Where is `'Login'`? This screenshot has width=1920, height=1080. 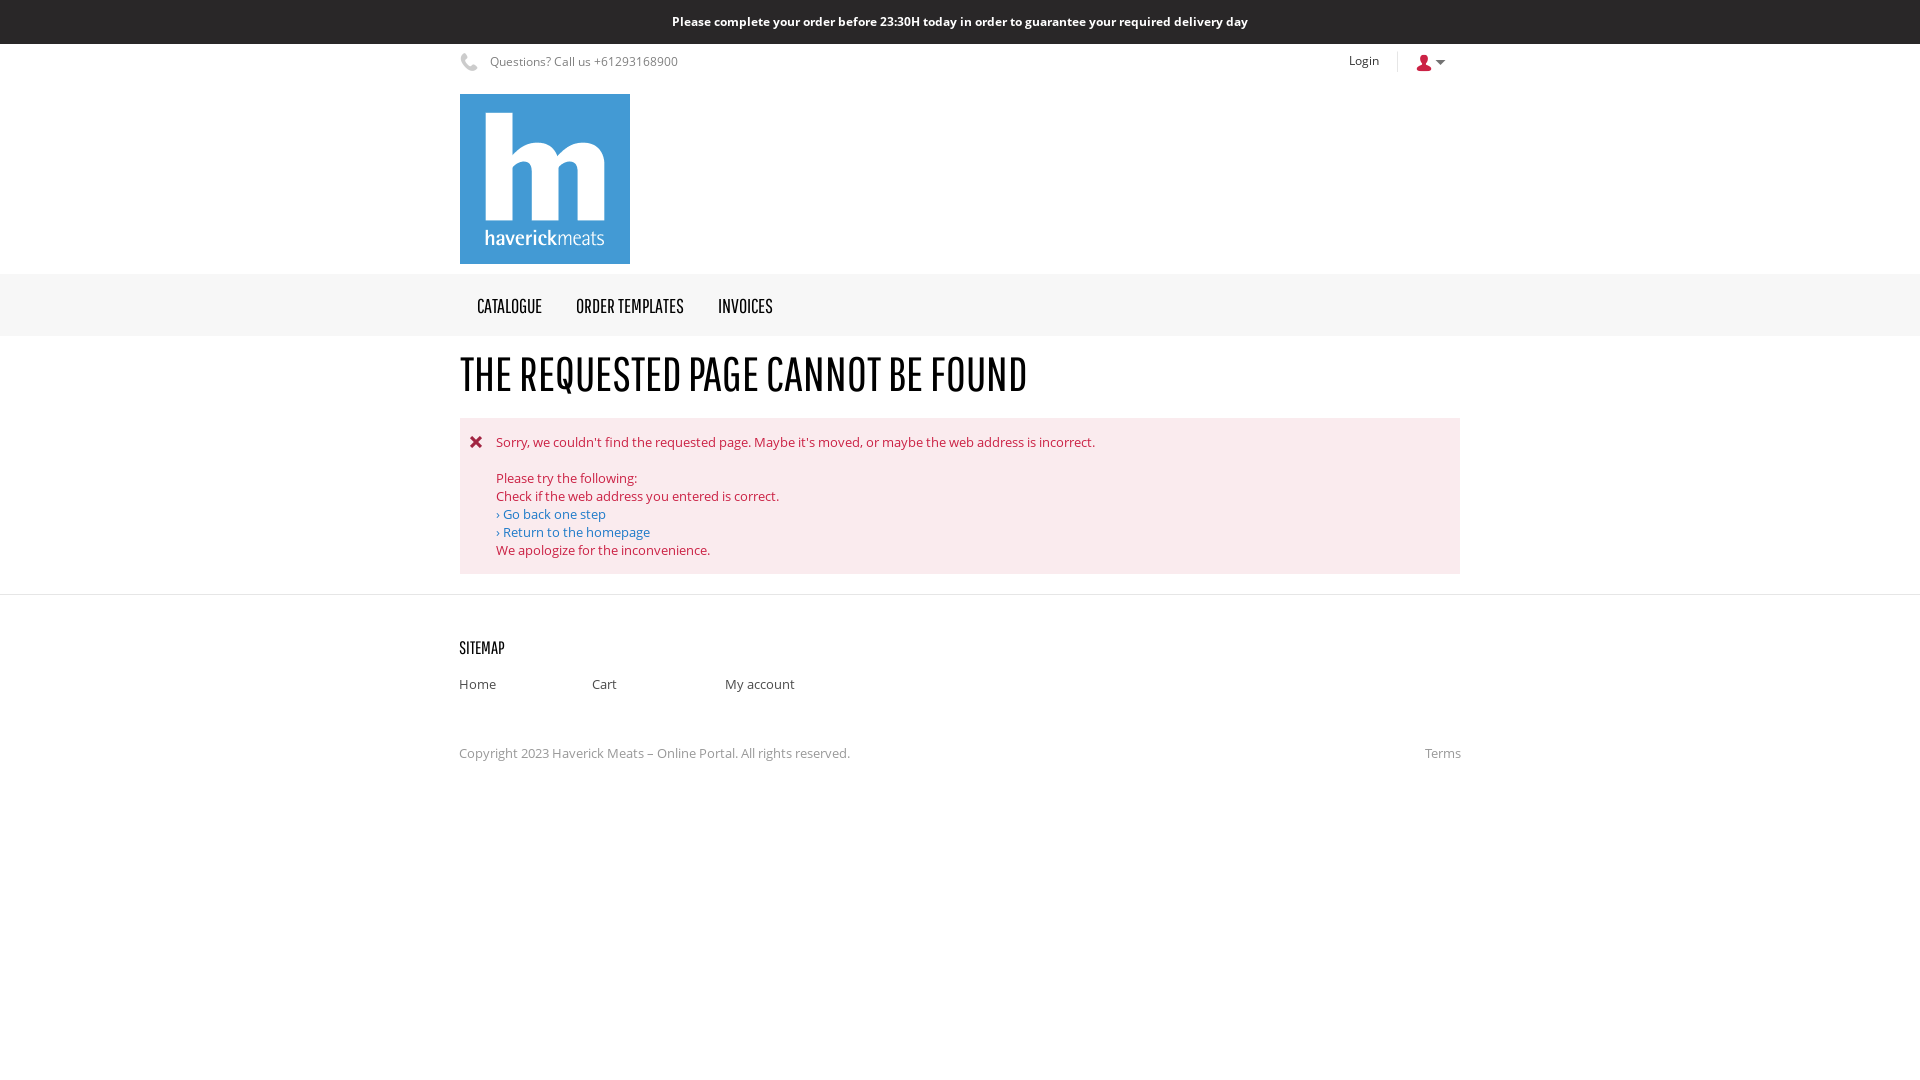 'Login' is located at coordinates (1362, 60).